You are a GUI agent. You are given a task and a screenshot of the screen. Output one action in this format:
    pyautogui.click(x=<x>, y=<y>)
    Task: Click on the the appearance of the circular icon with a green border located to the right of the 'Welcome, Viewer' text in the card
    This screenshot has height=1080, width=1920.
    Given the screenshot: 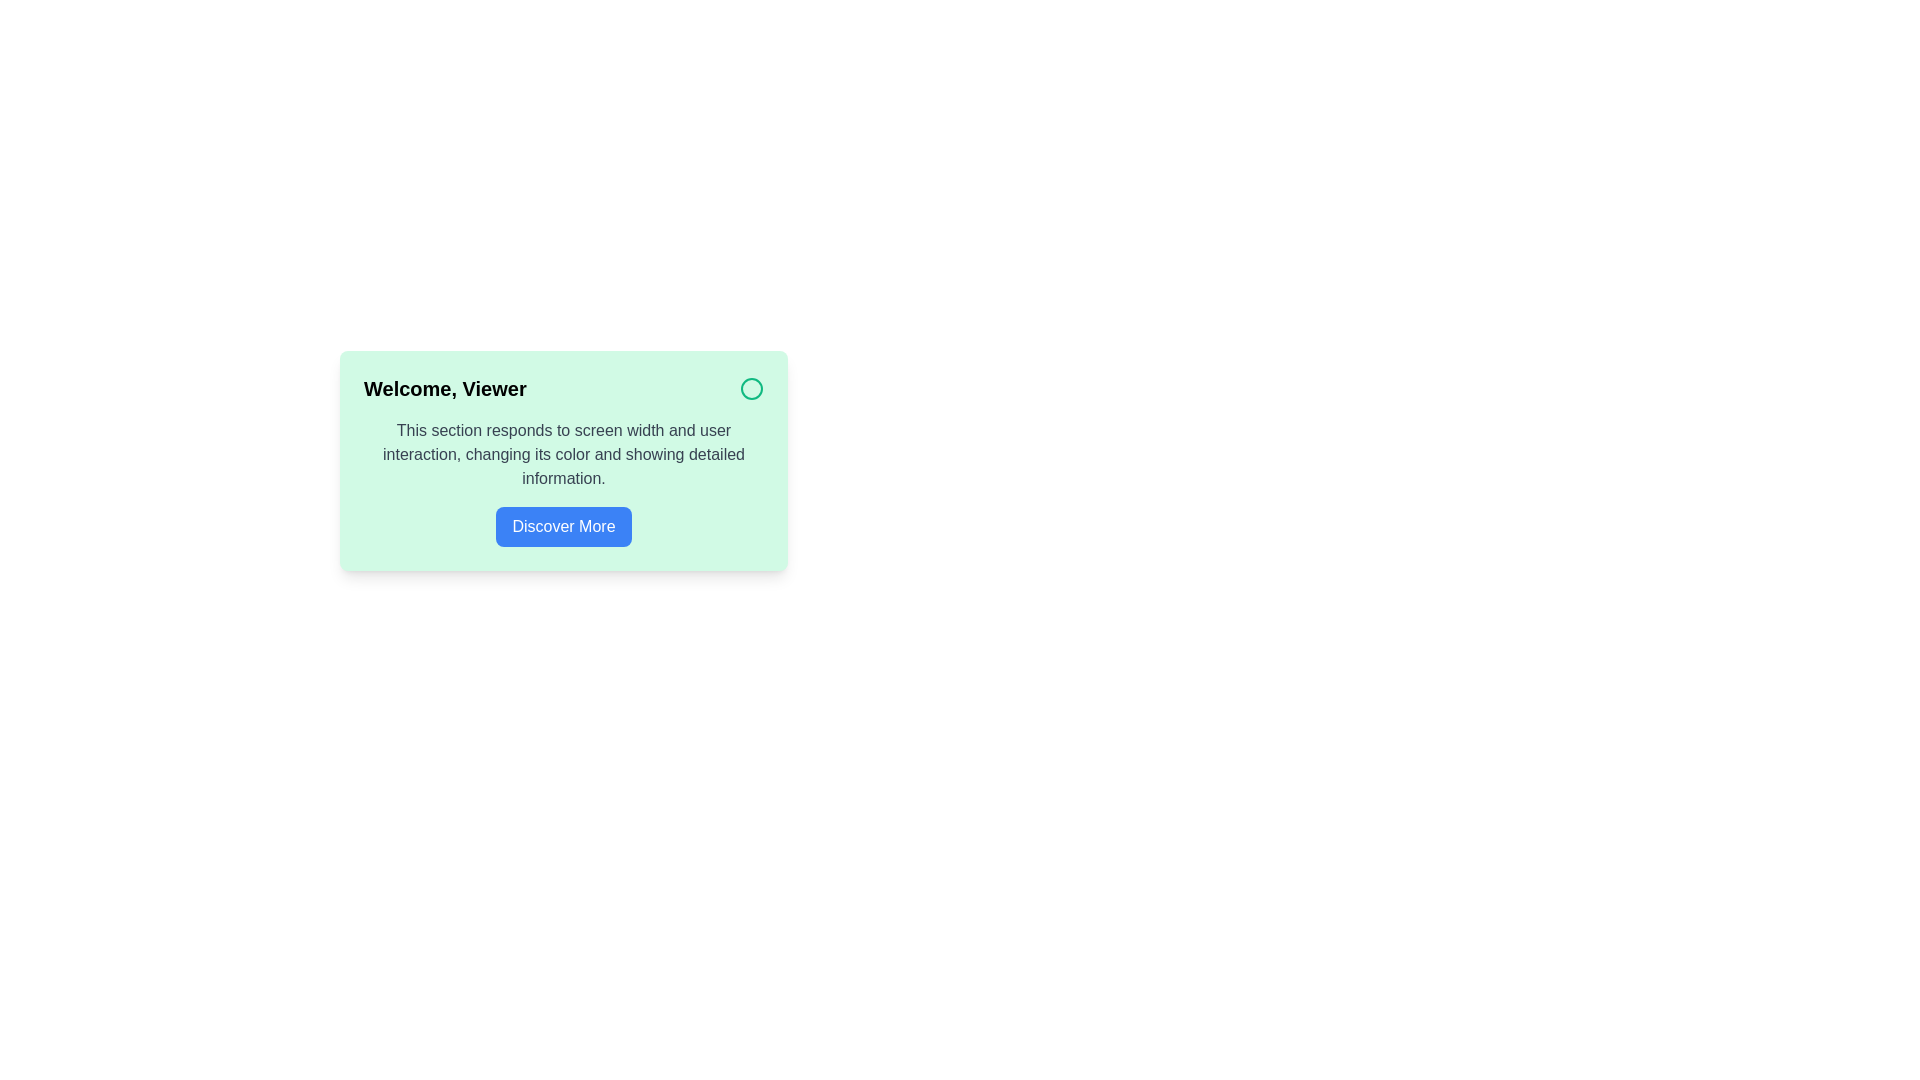 What is the action you would take?
    pyautogui.click(x=751, y=389)
    